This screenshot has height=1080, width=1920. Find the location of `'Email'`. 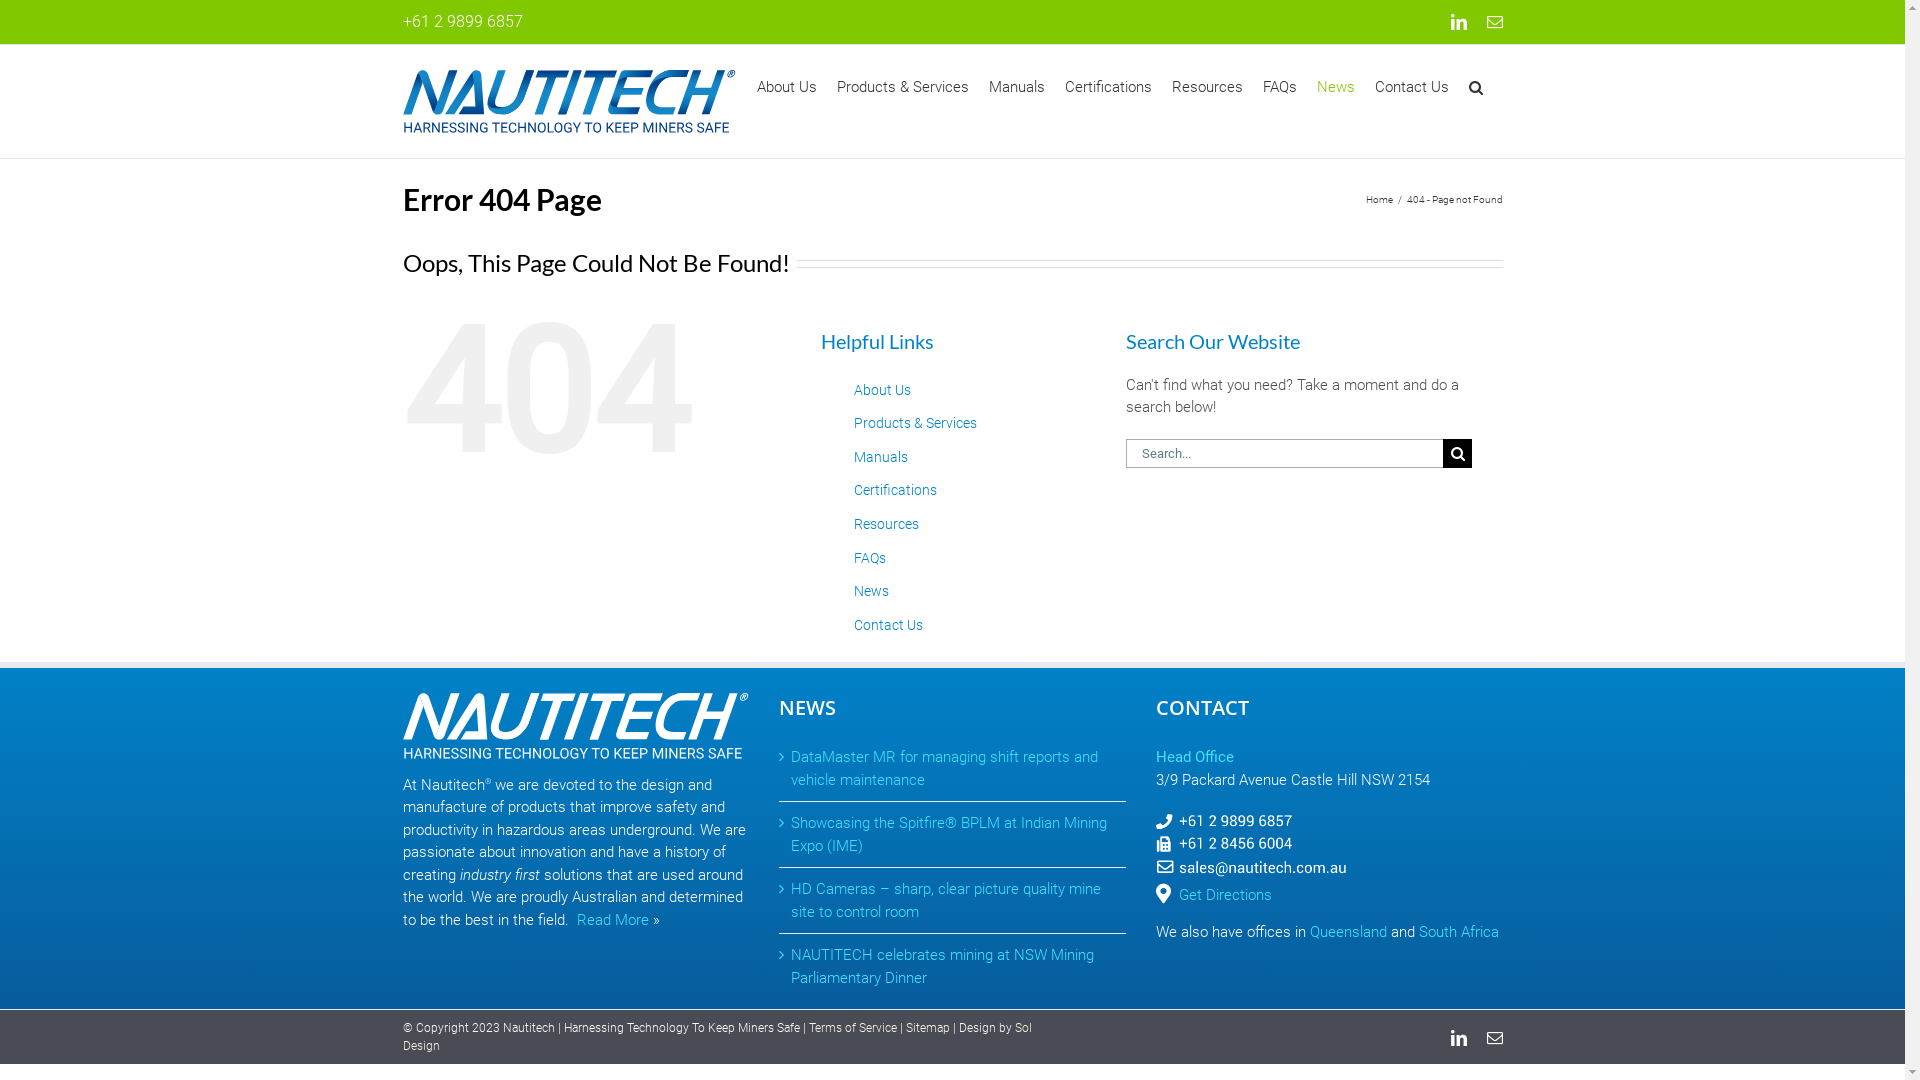

'Email' is located at coordinates (1493, 22).